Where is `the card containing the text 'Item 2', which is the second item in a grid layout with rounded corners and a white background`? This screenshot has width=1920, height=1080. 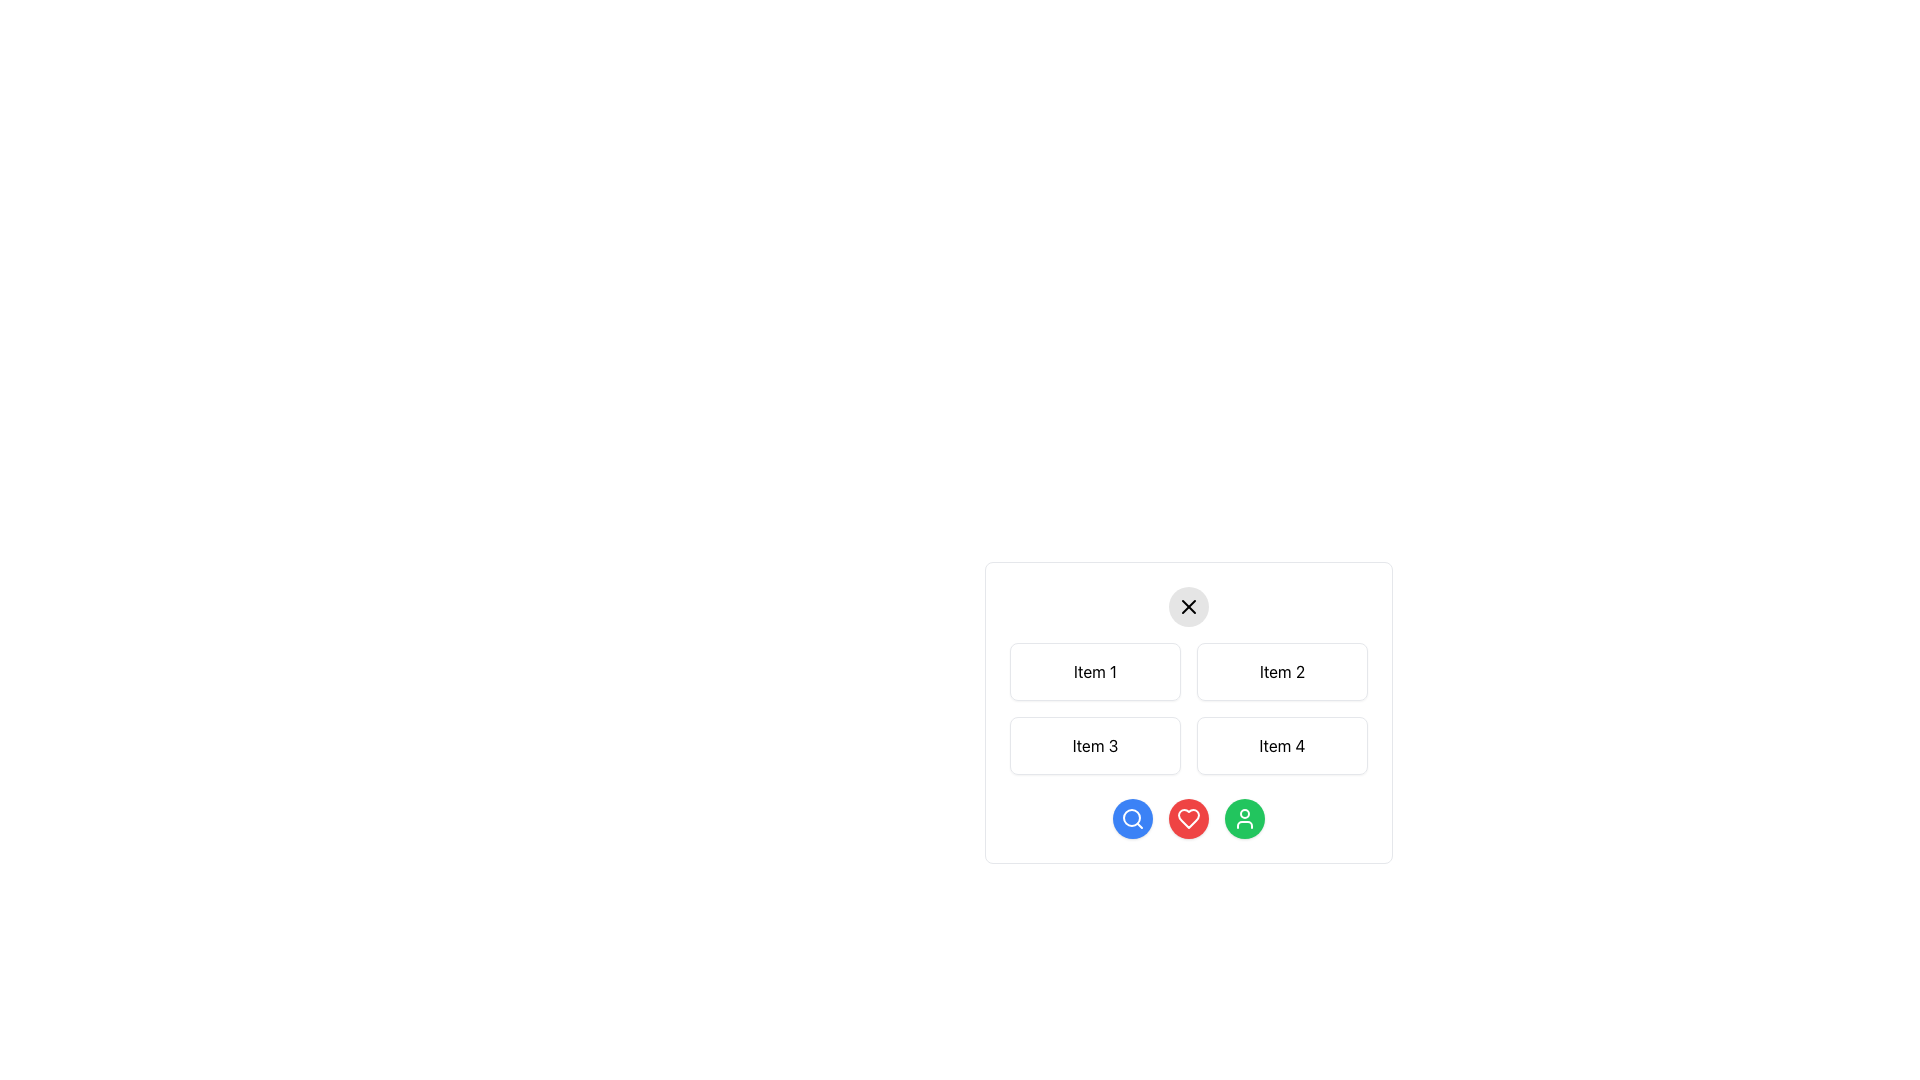 the card containing the text 'Item 2', which is the second item in a grid layout with rounded corners and a white background is located at coordinates (1282, 671).